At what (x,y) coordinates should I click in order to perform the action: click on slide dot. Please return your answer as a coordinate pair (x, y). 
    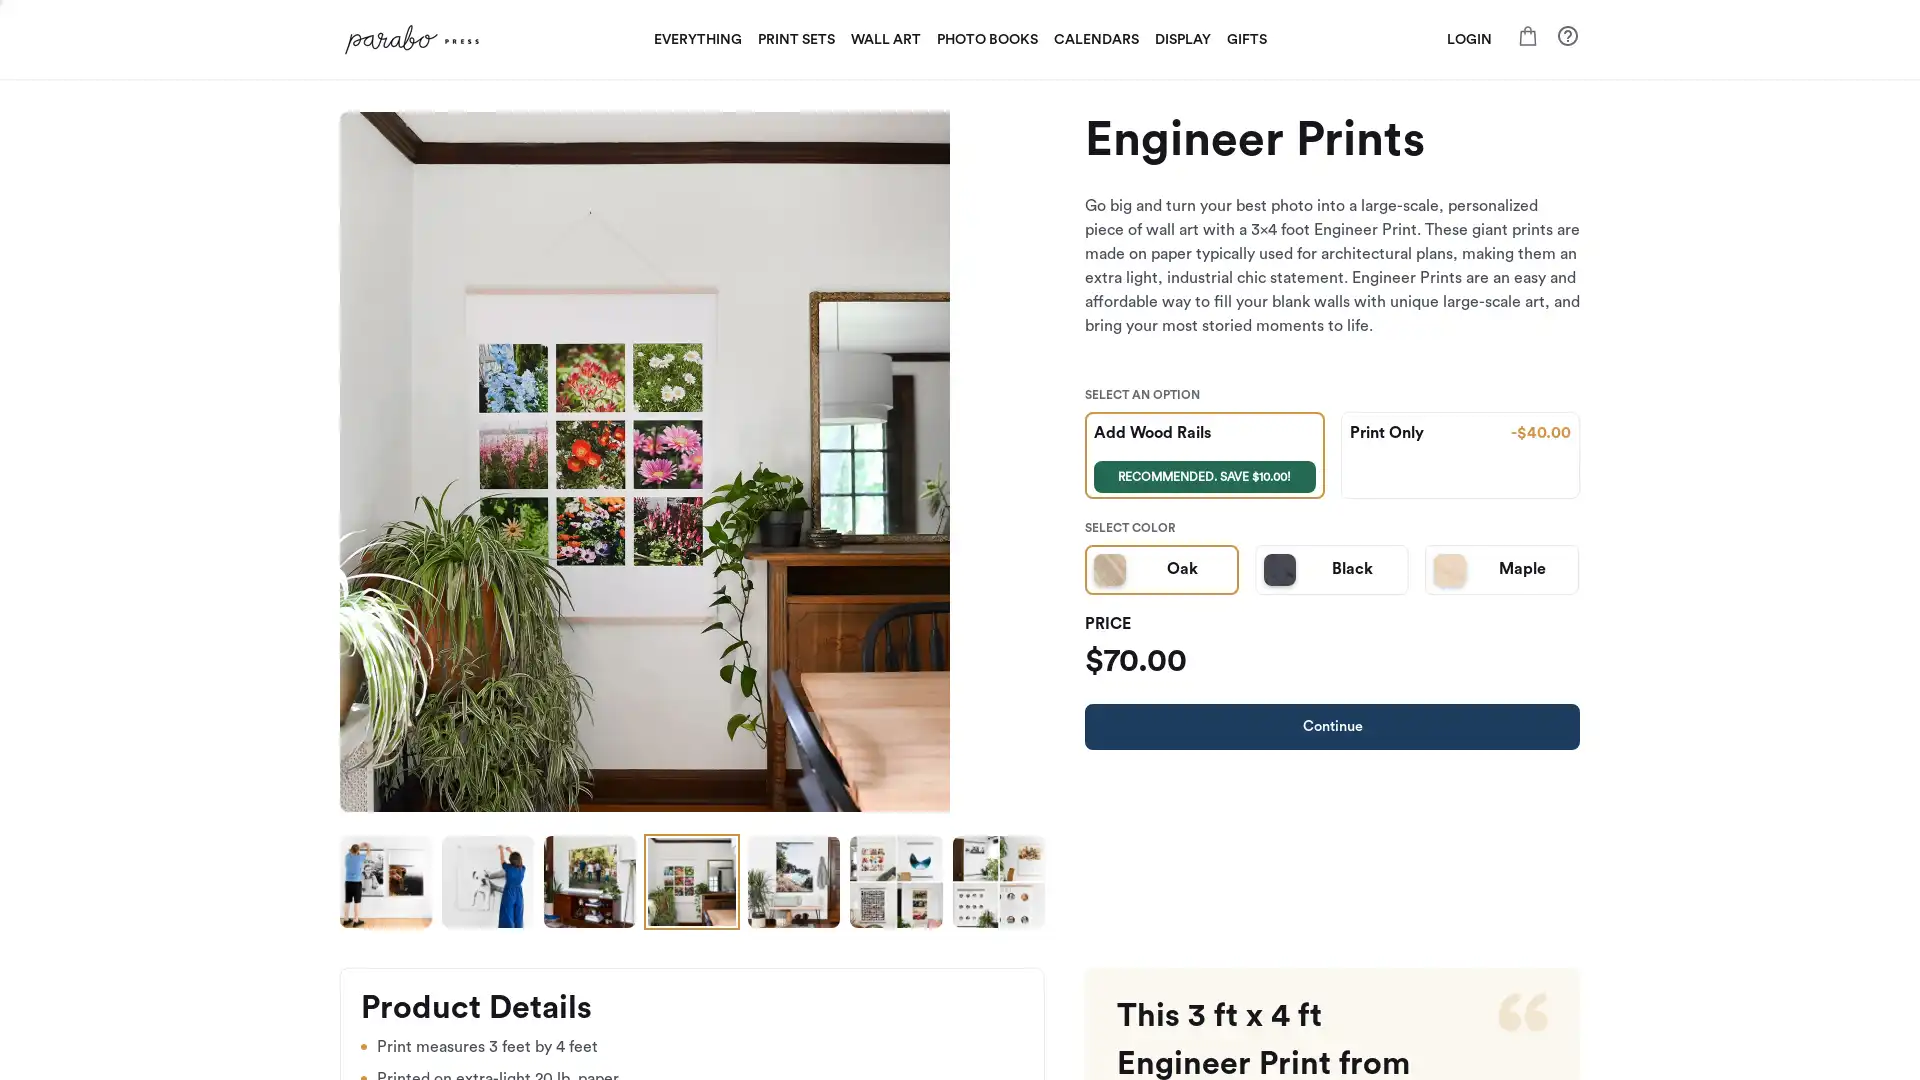
    Looking at the image, I should click on (385, 881).